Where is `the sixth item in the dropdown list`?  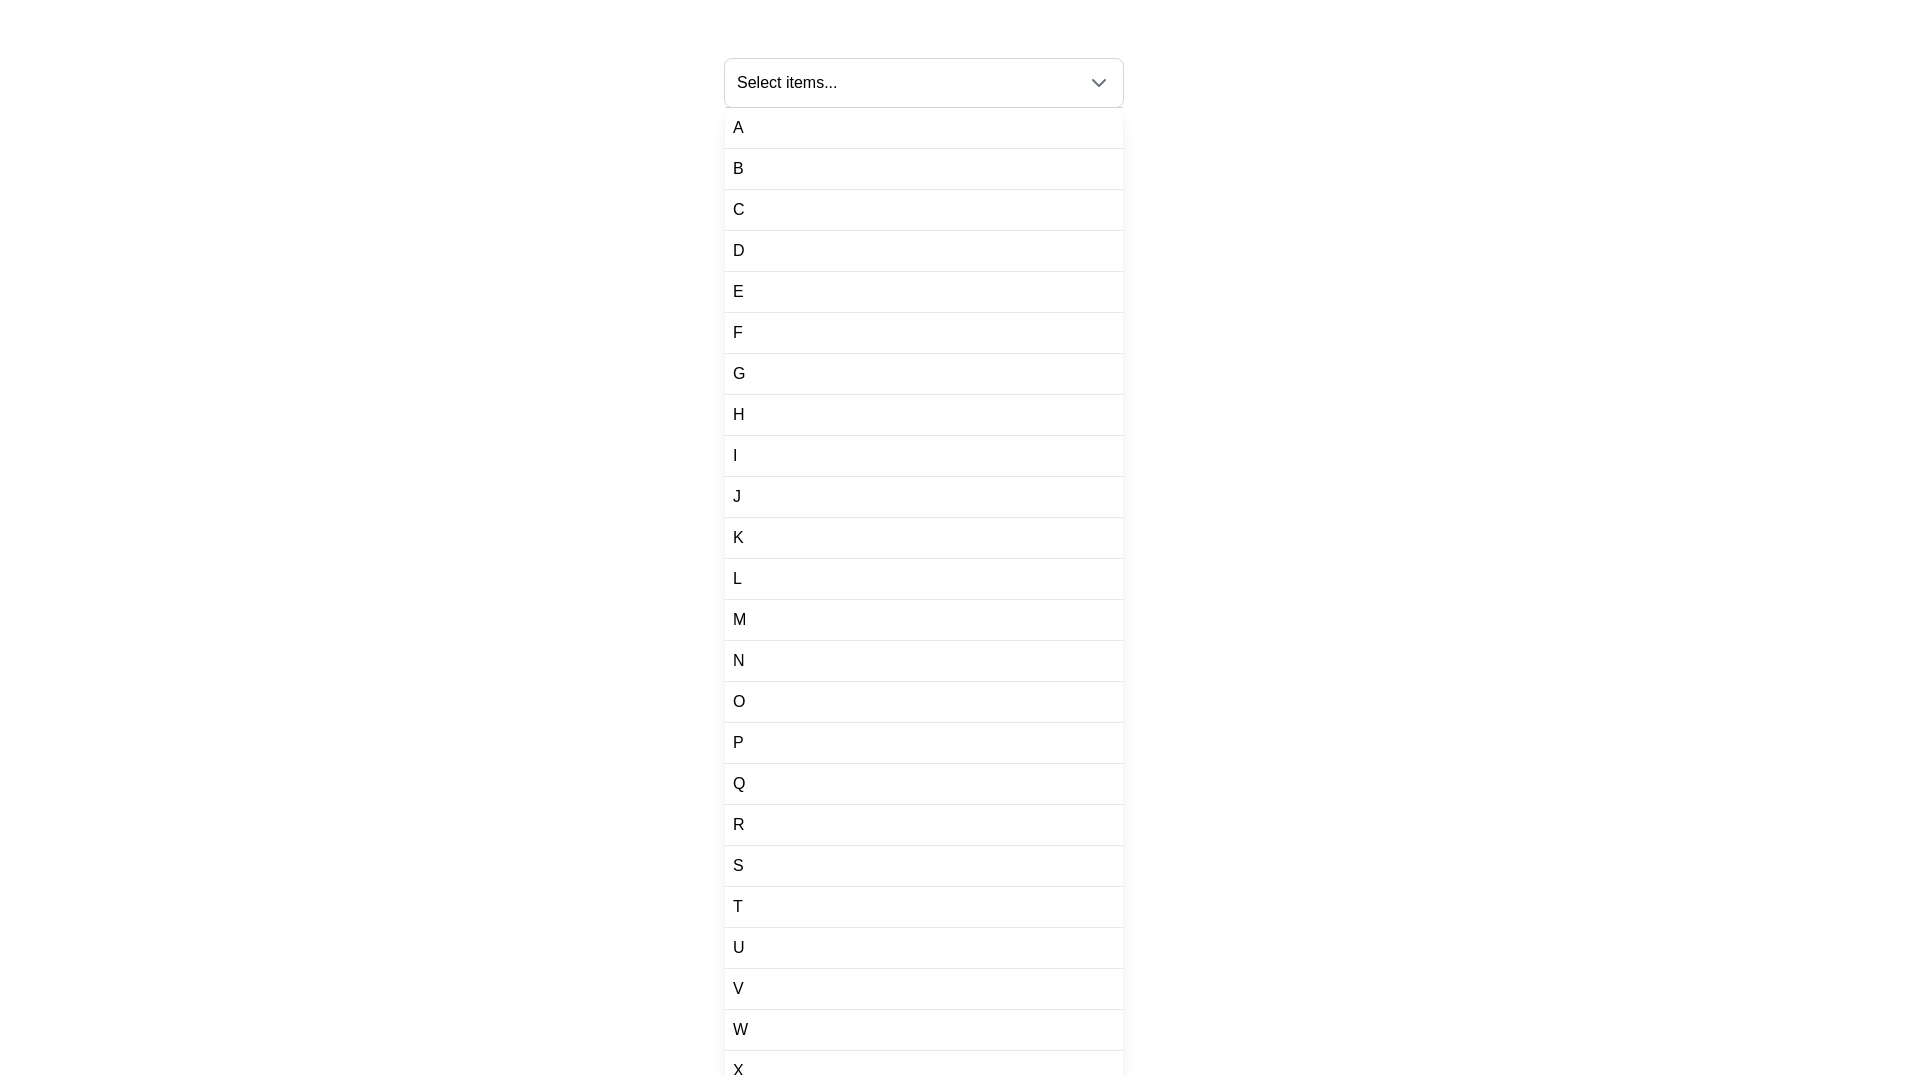
the sixth item in the dropdown list is located at coordinates (923, 332).